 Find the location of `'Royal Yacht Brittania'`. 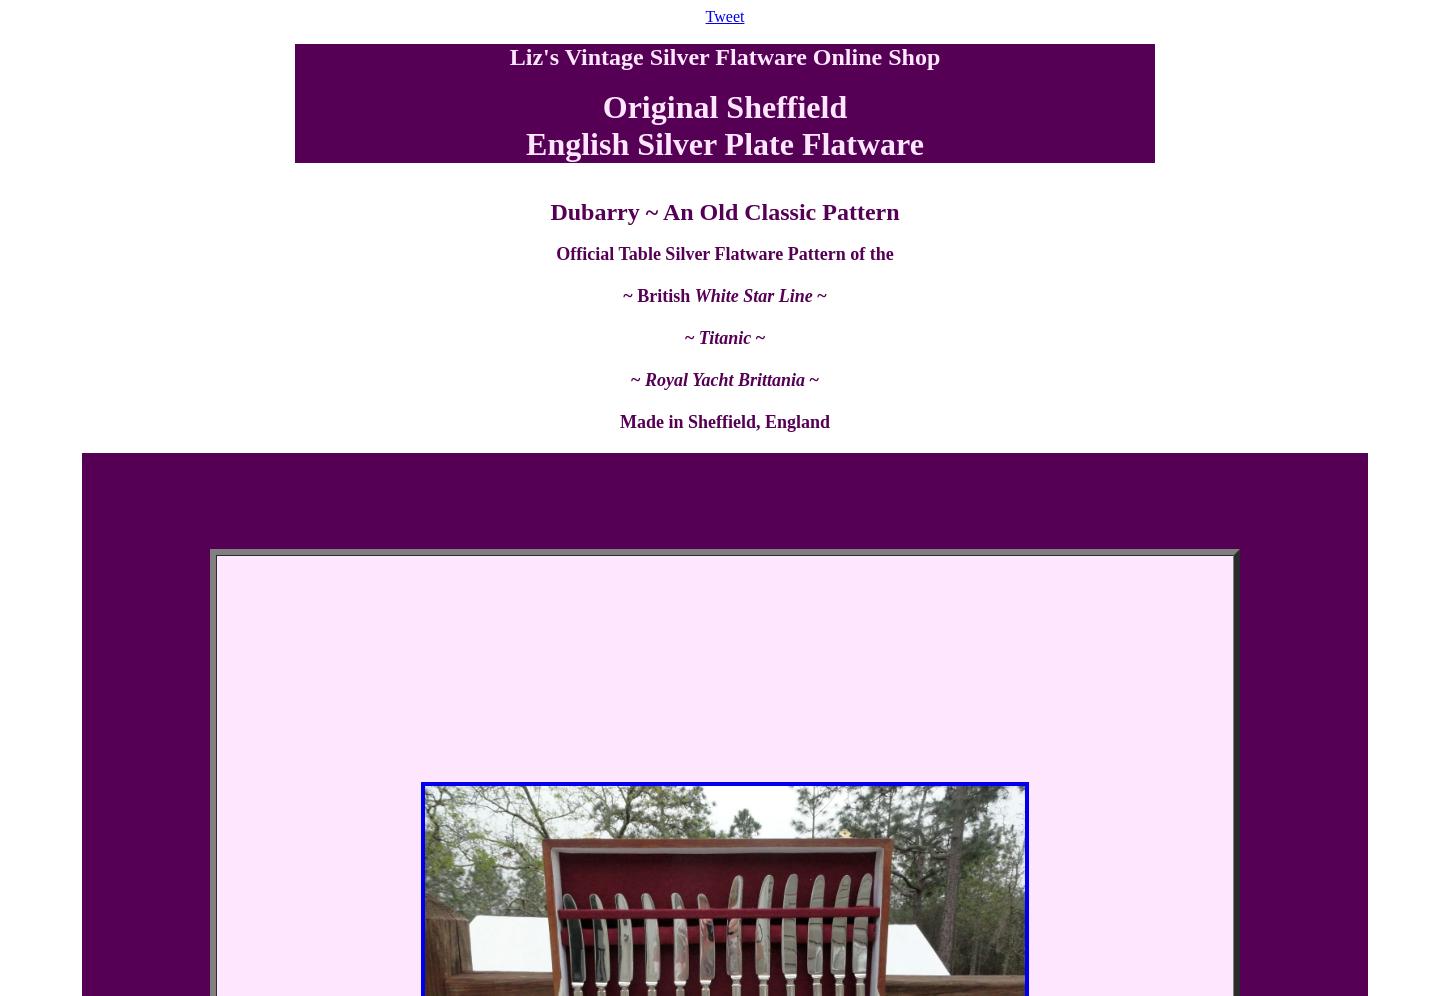

'Royal Yacht Brittania' is located at coordinates (723, 378).